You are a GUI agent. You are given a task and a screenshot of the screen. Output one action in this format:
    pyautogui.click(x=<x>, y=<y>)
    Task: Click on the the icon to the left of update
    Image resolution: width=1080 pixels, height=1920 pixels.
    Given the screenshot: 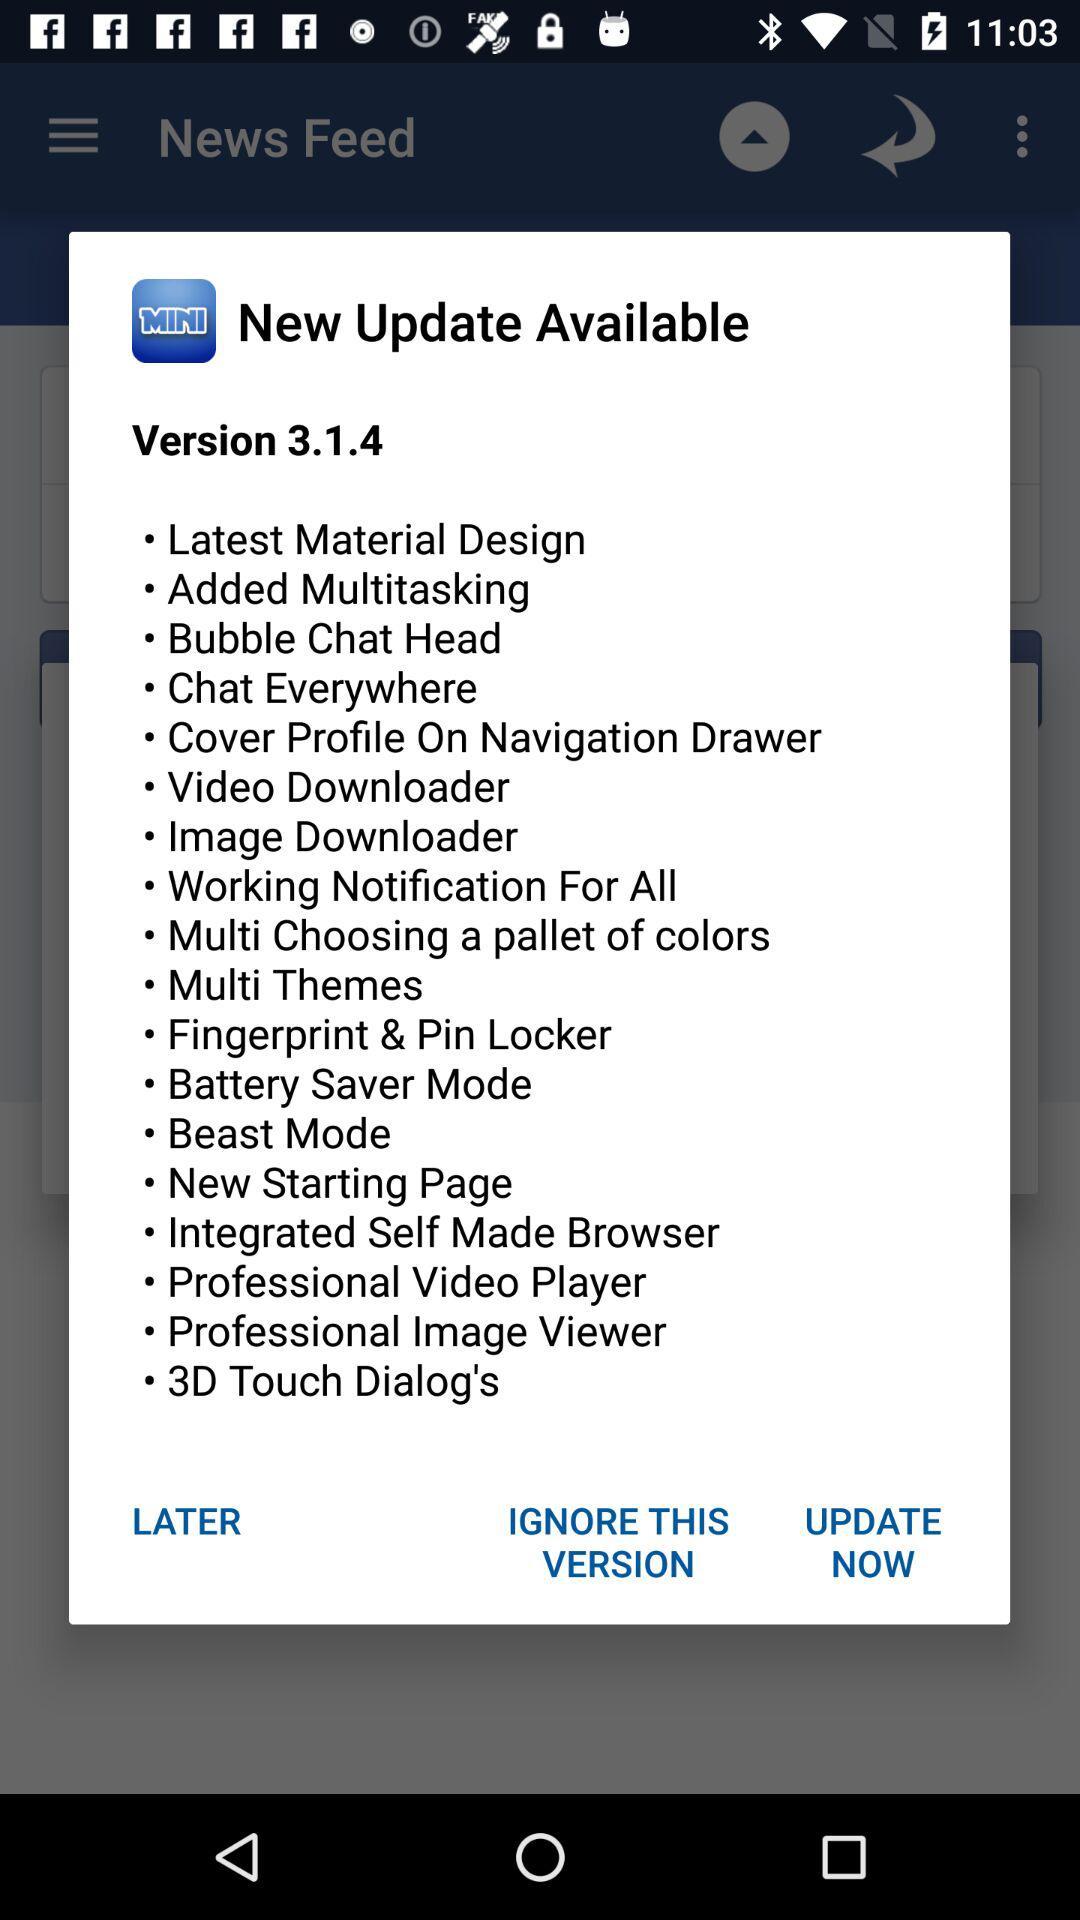 What is the action you would take?
    pyautogui.click(x=618, y=1540)
    